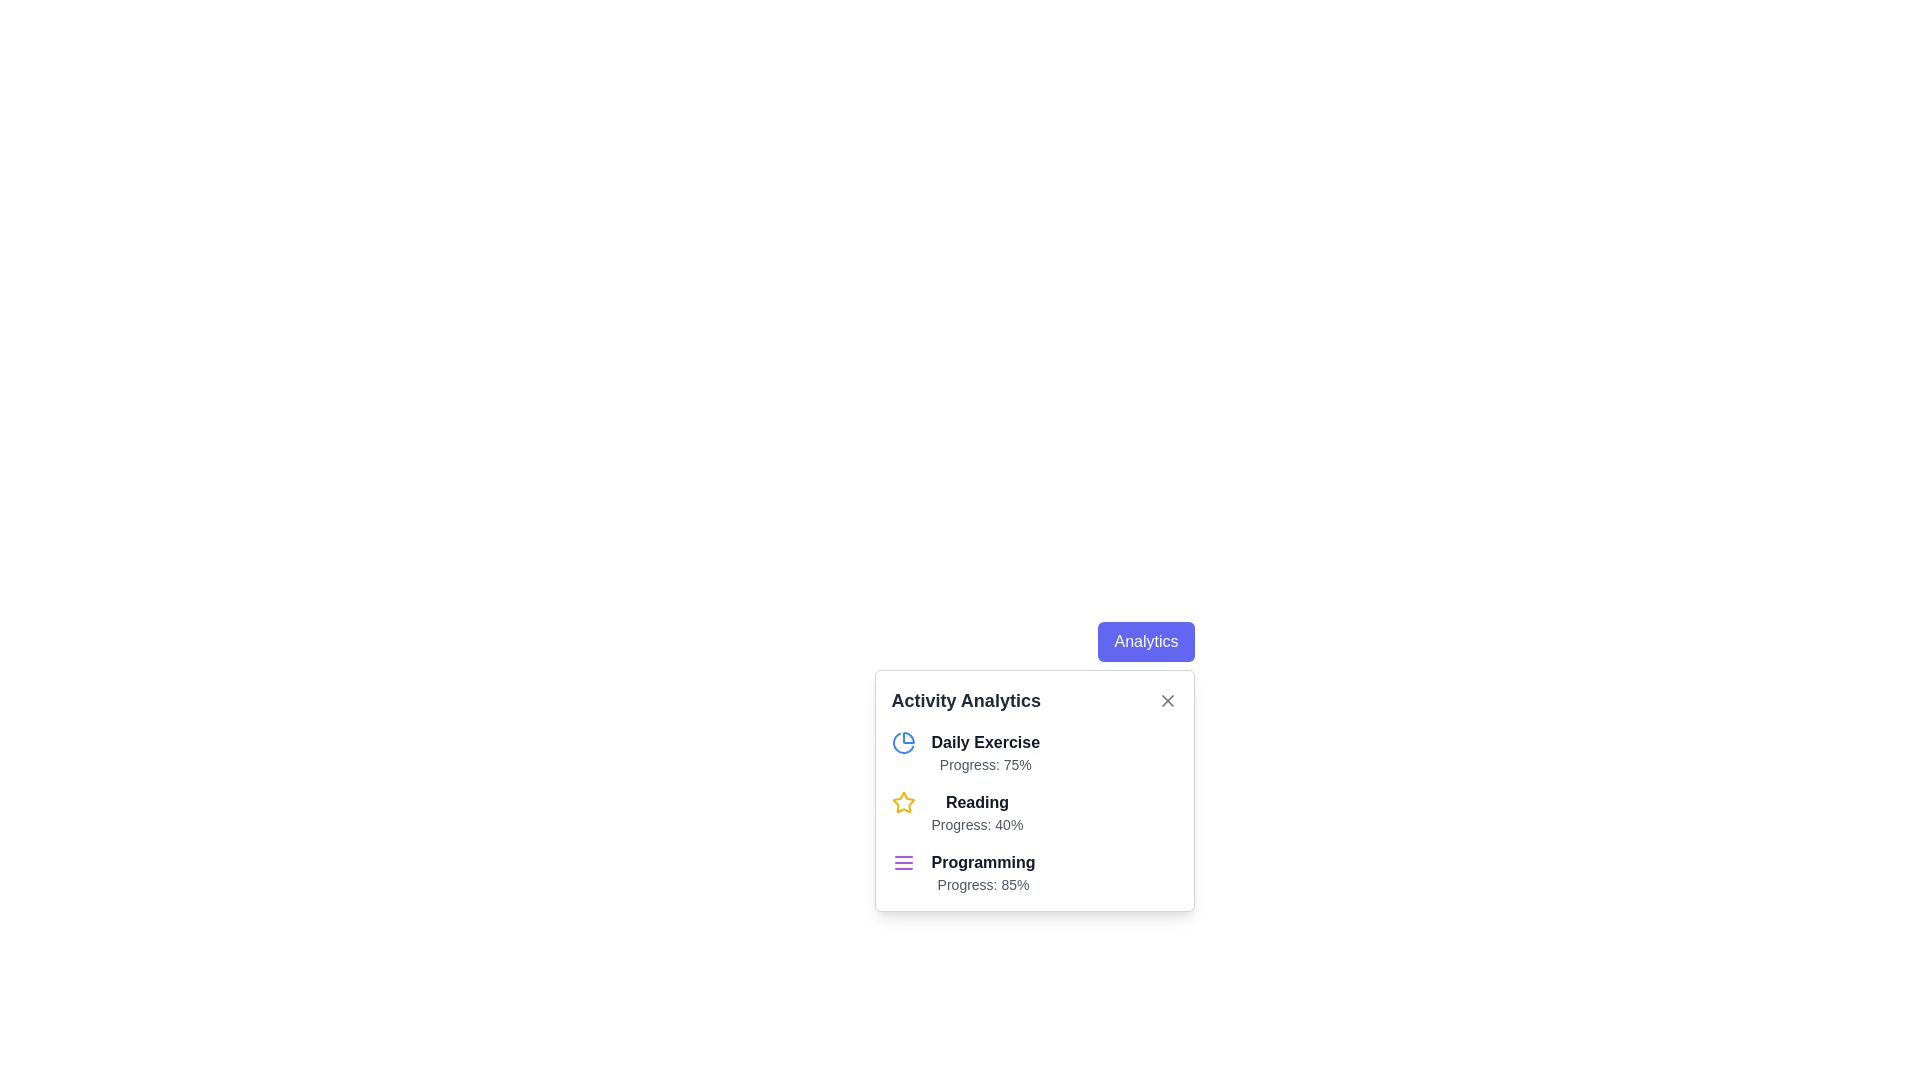 The width and height of the screenshot is (1920, 1080). I want to click on label text that serves as a title for the specific entry in the 'Activity Analytics' section, located above the text 'Progress: 85%', so click(983, 862).